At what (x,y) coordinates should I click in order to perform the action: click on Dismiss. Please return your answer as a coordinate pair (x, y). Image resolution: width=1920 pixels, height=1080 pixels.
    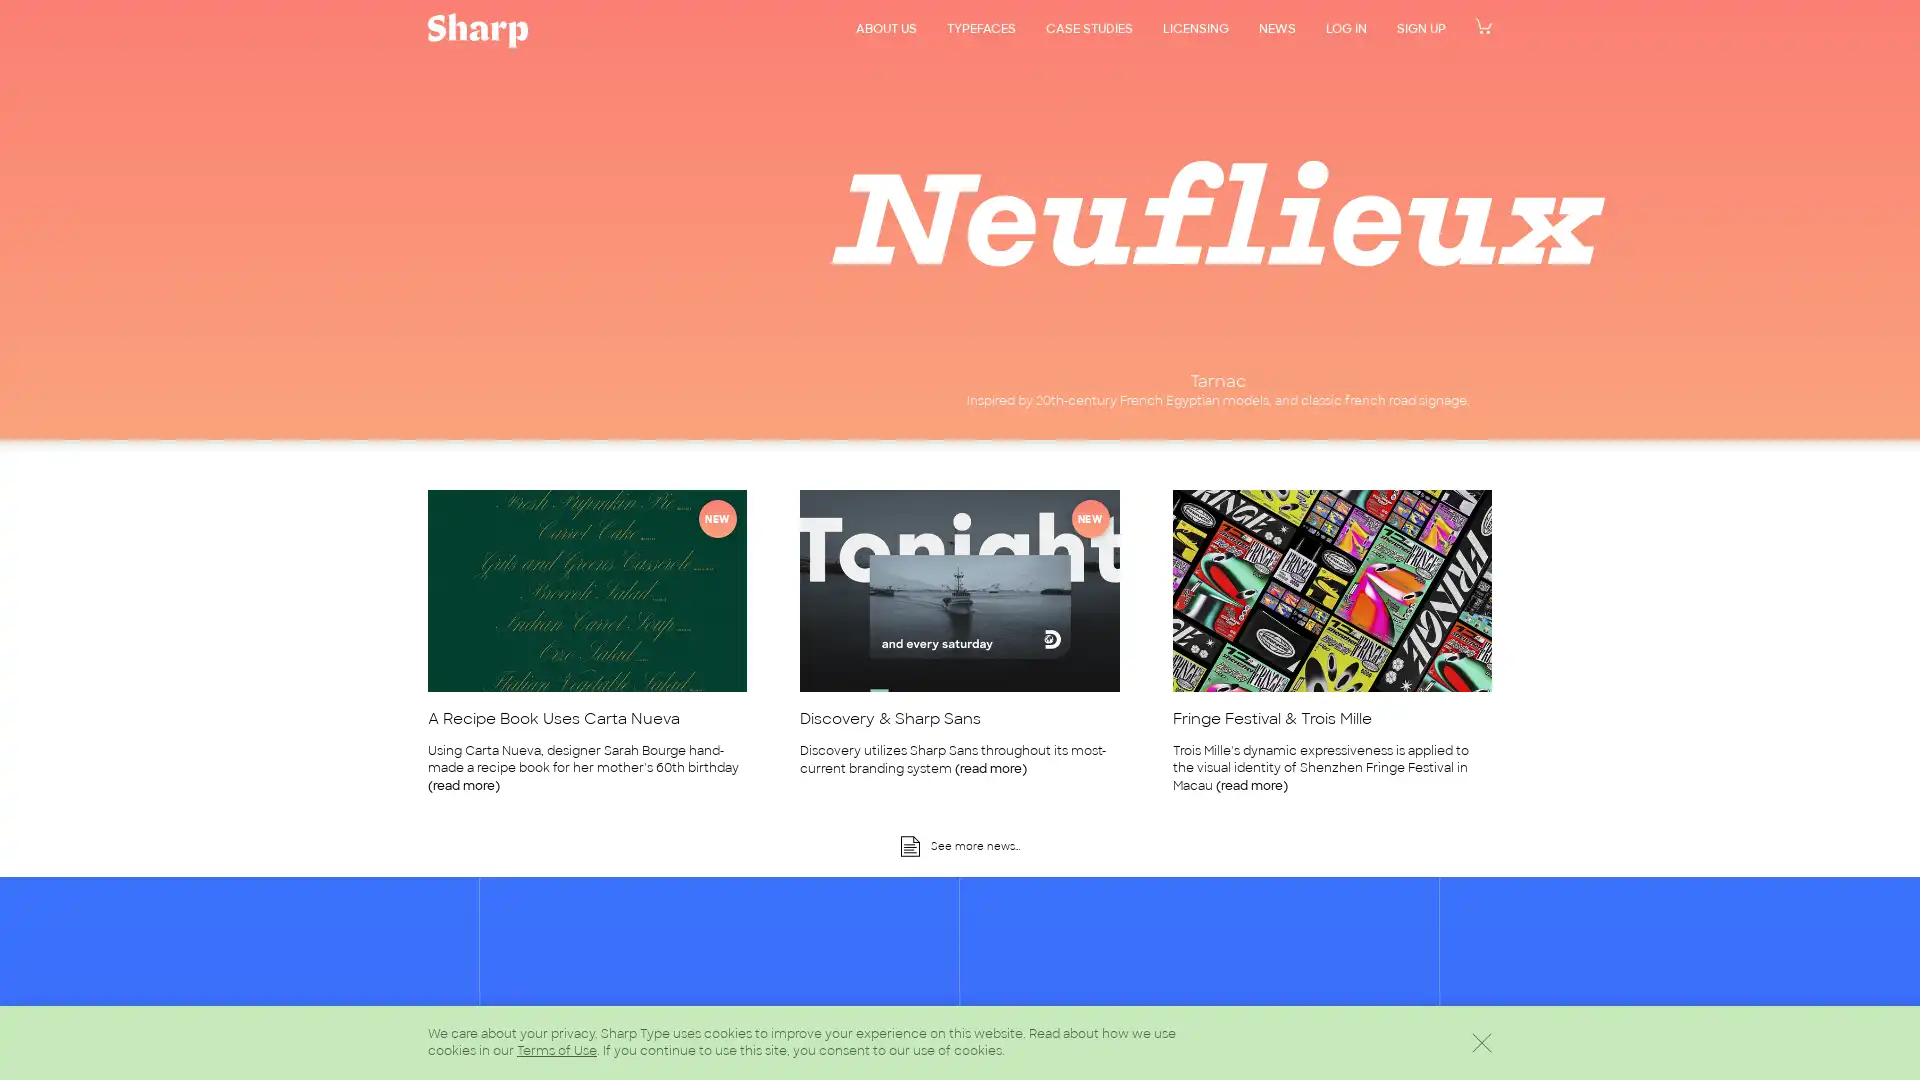
    Looking at the image, I should click on (1578, 840).